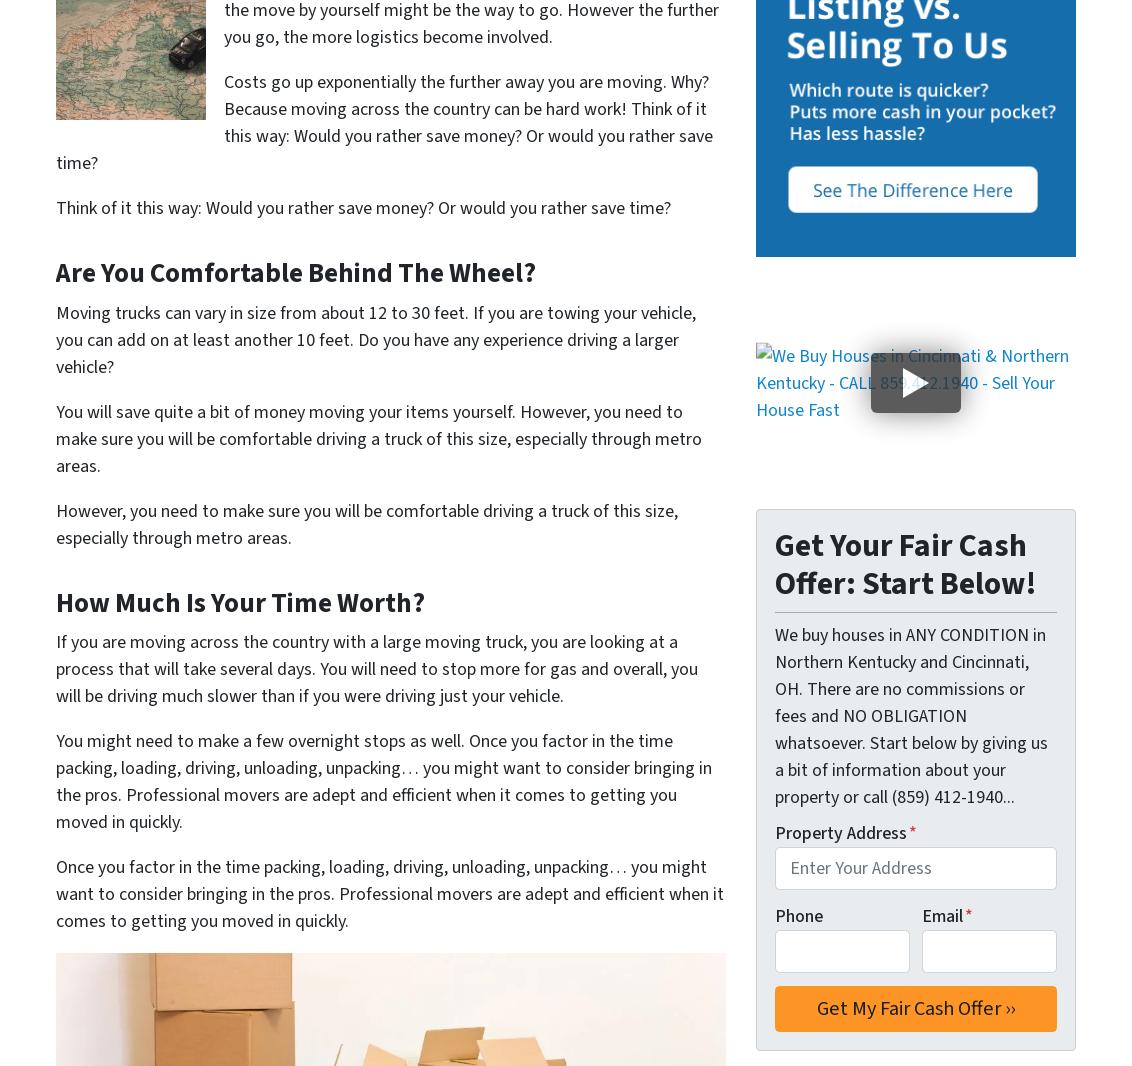 The width and height of the screenshot is (1132, 1066). Describe the element at coordinates (1013, 286) in the screenshot. I see `'Monroe'` at that location.